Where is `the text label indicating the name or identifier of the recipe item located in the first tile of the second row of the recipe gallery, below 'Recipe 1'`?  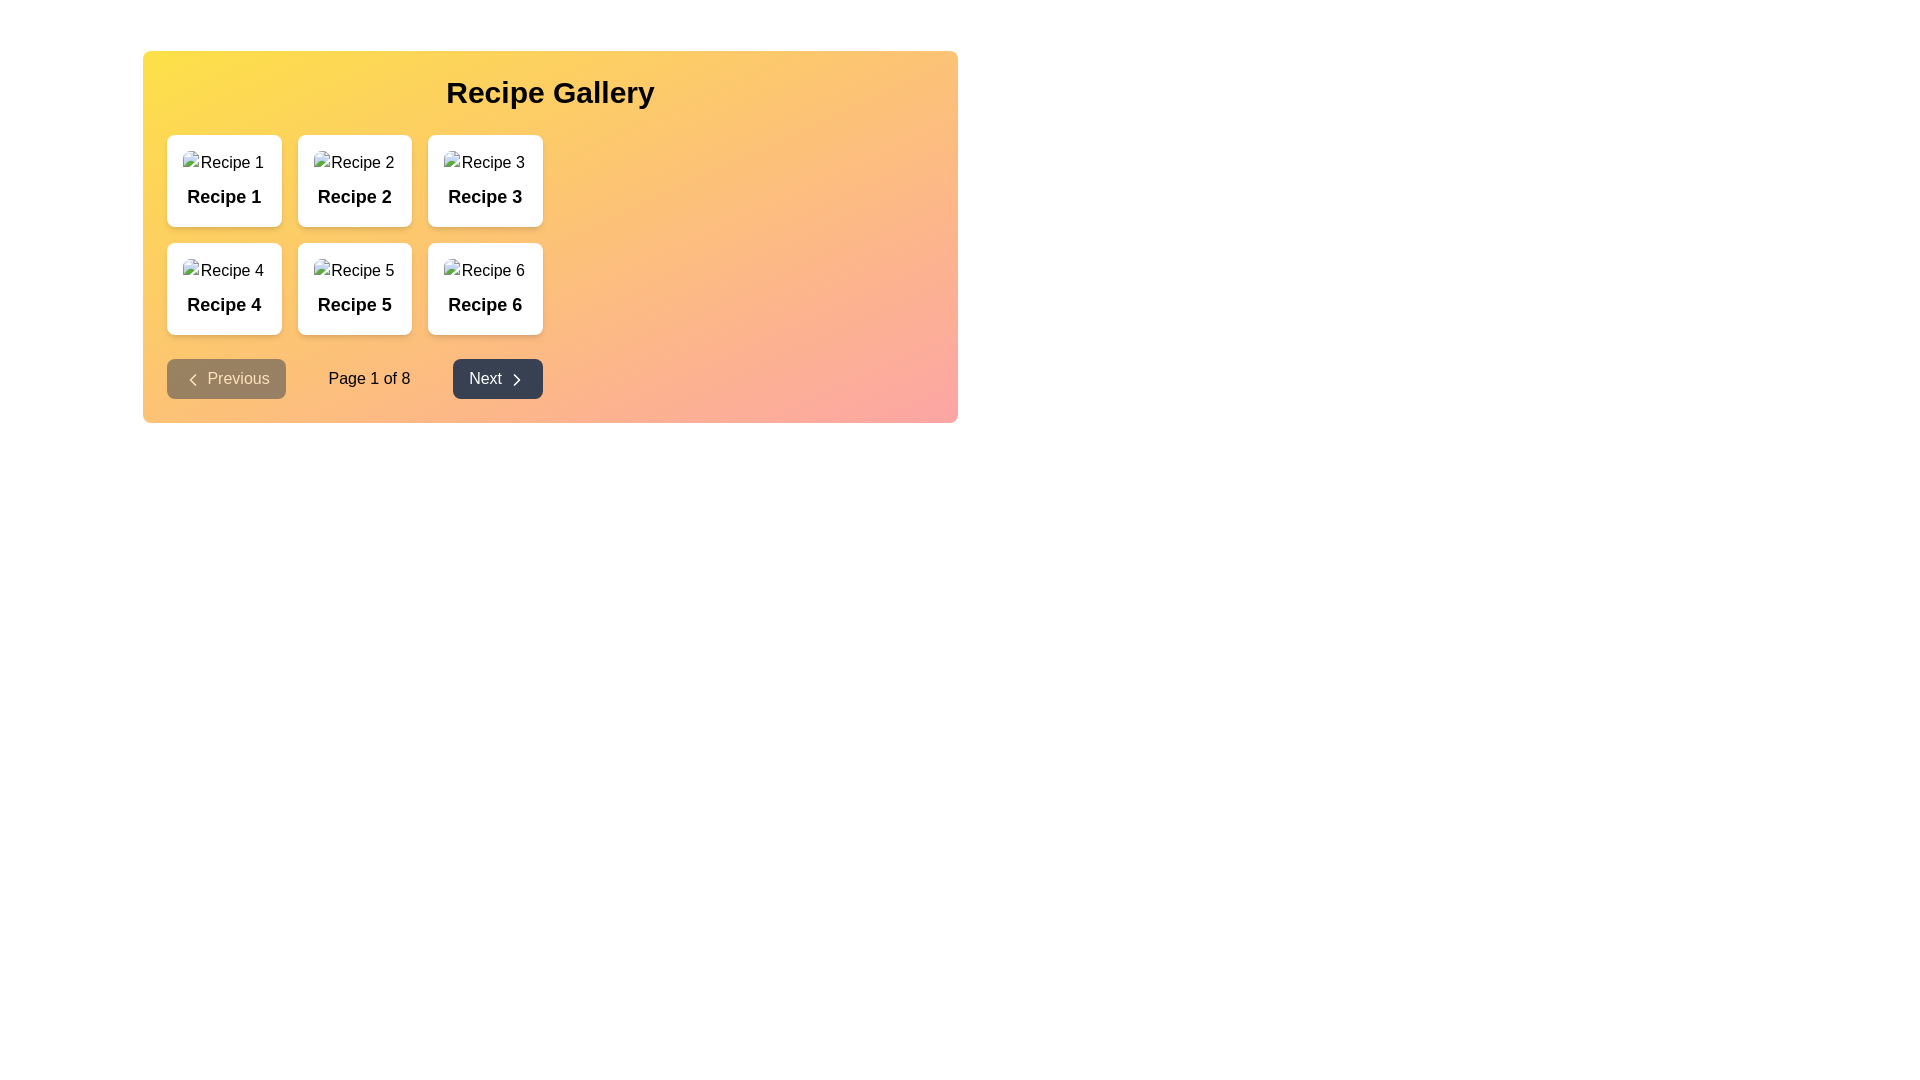 the text label indicating the name or identifier of the recipe item located in the first tile of the second row of the recipe gallery, below 'Recipe 1' is located at coordinates (224, 304).